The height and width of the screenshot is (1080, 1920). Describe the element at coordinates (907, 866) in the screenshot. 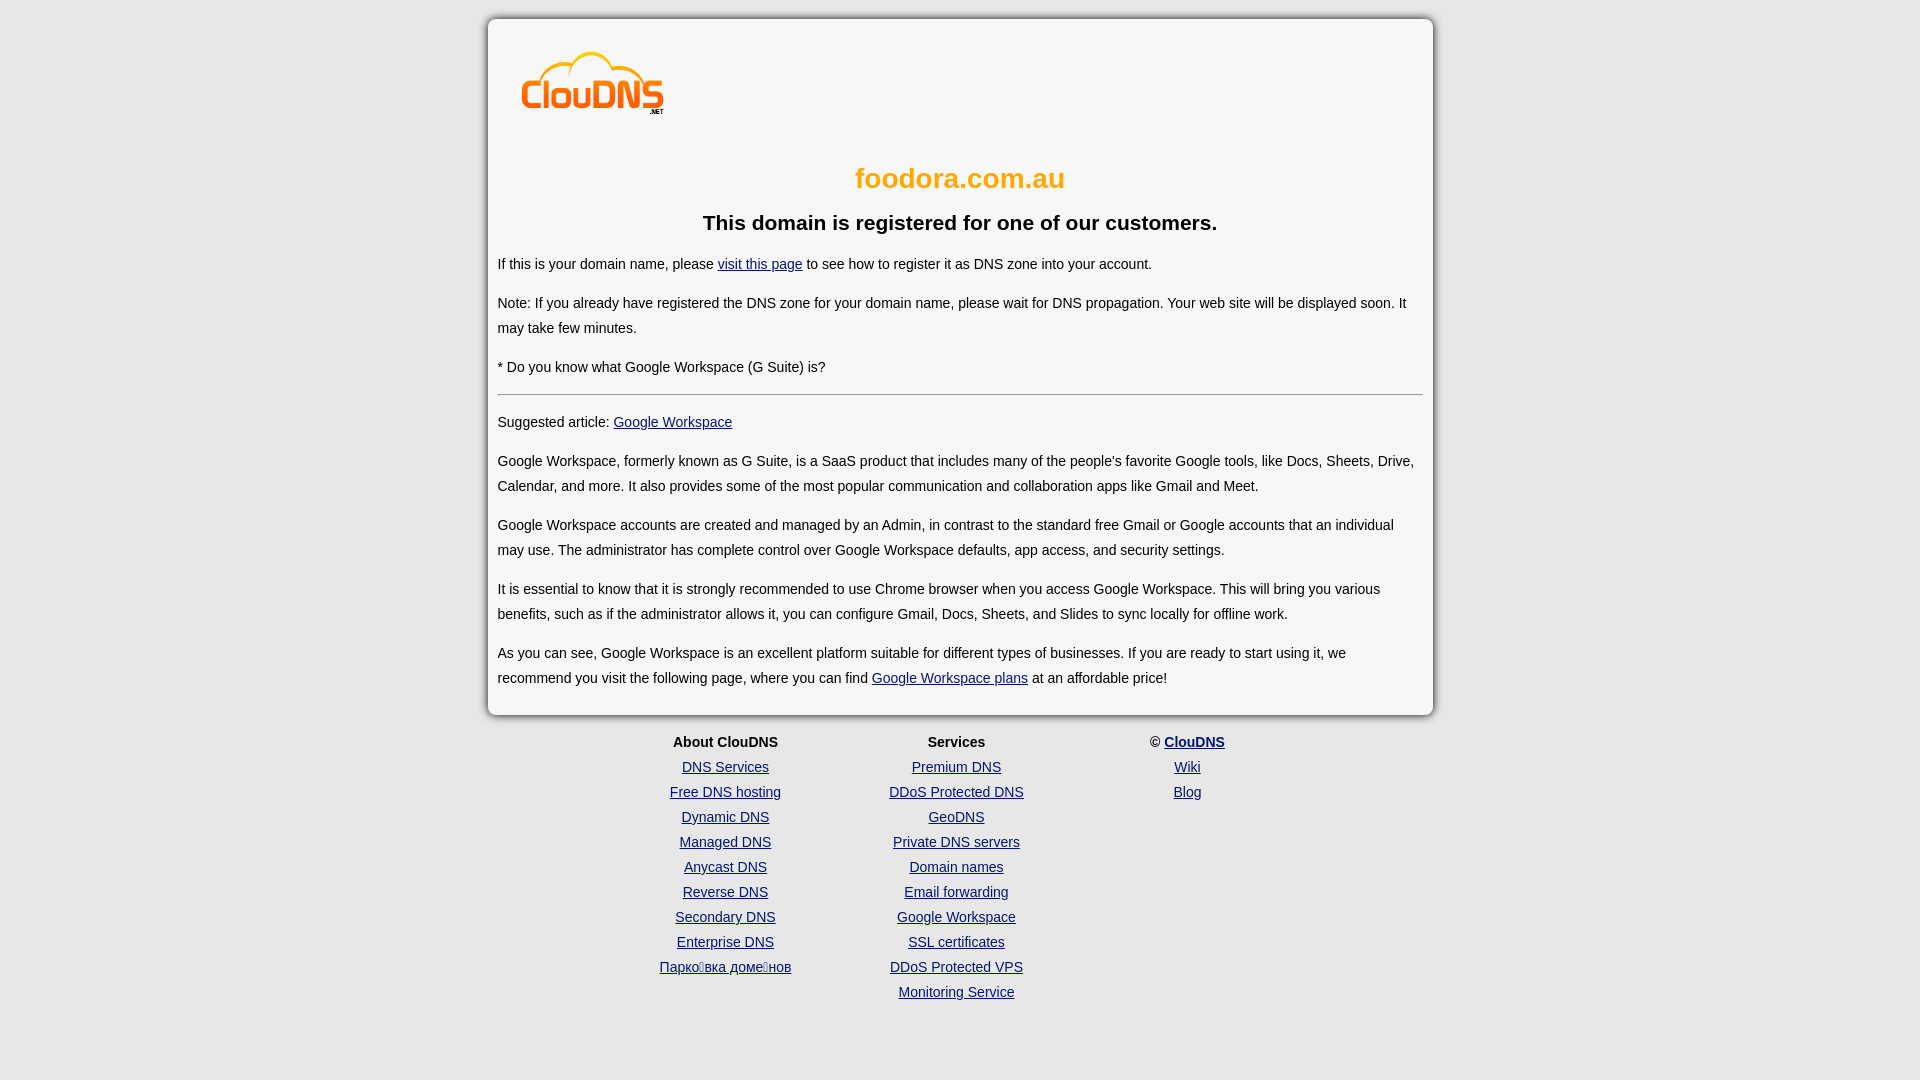

I see `'Domain names'` at that location.